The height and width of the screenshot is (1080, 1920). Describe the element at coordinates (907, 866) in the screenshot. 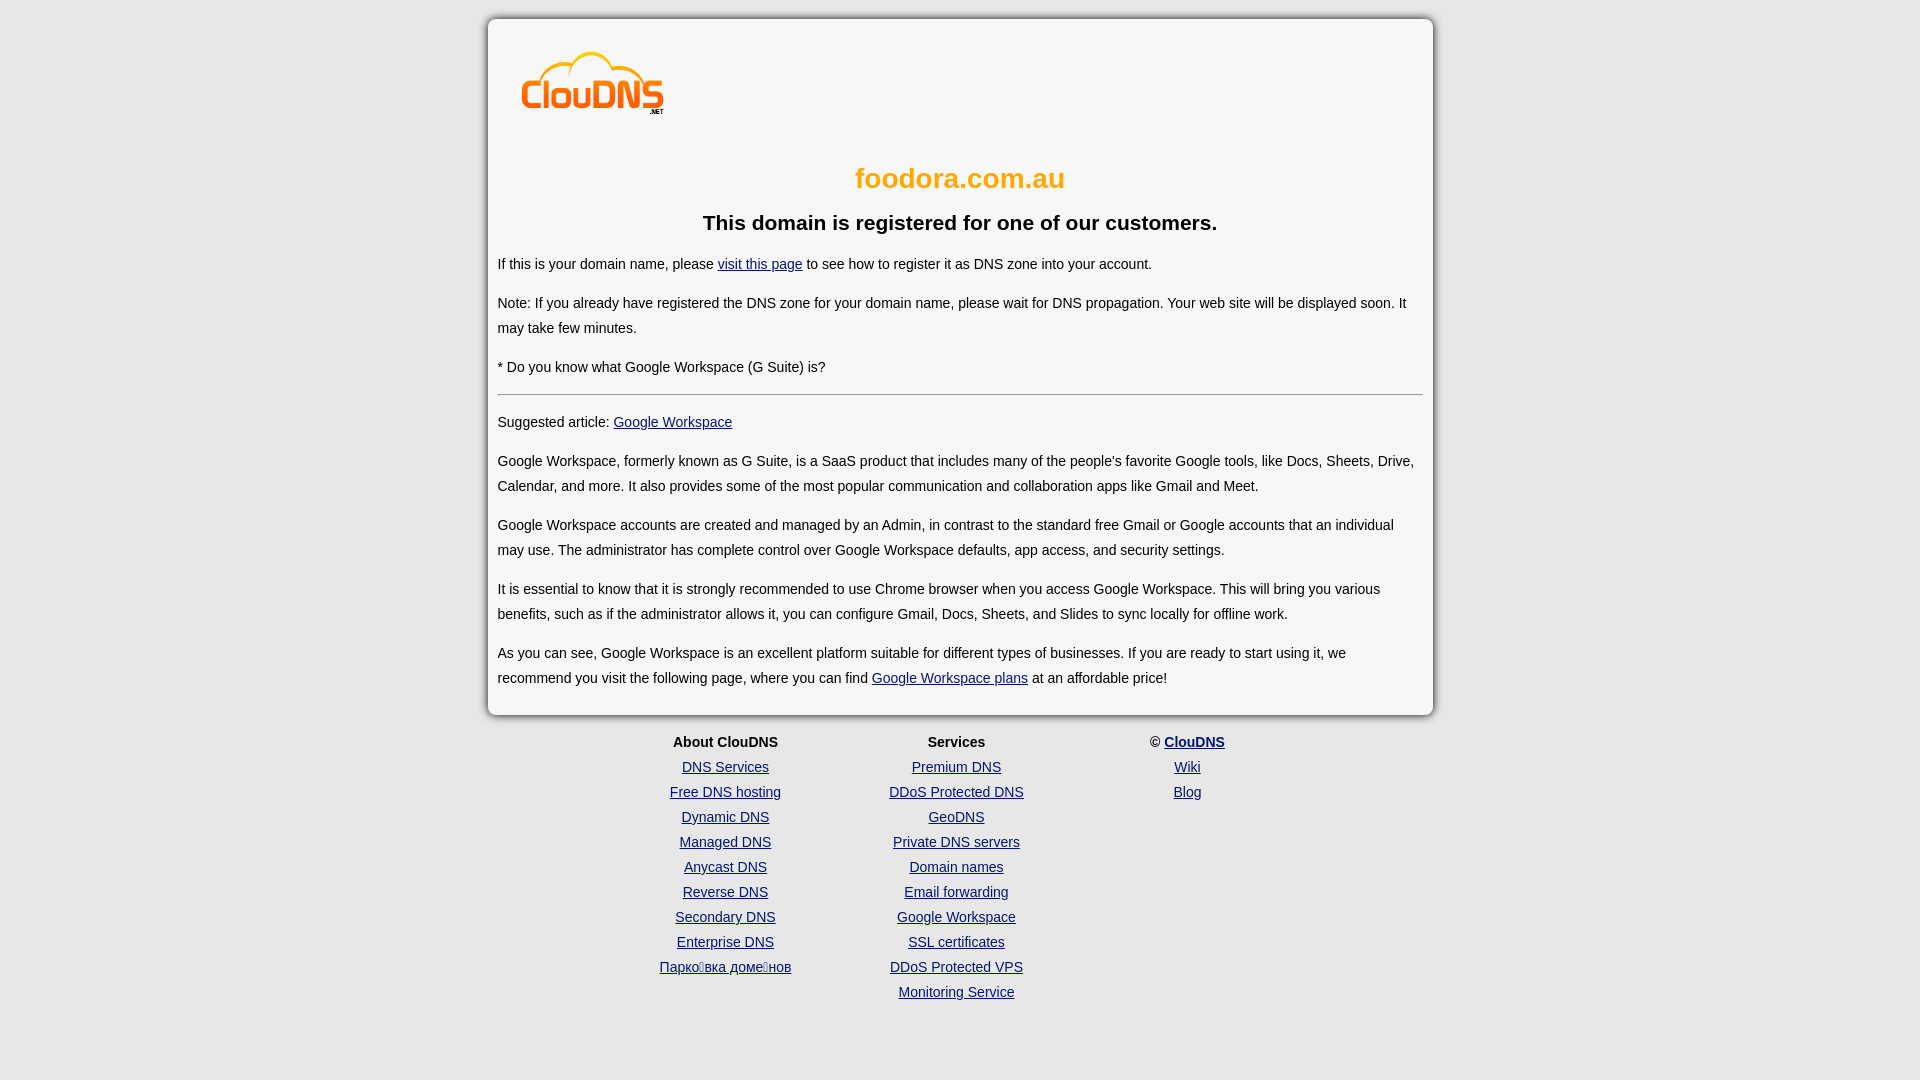

I see `'Domain names'` at that location.